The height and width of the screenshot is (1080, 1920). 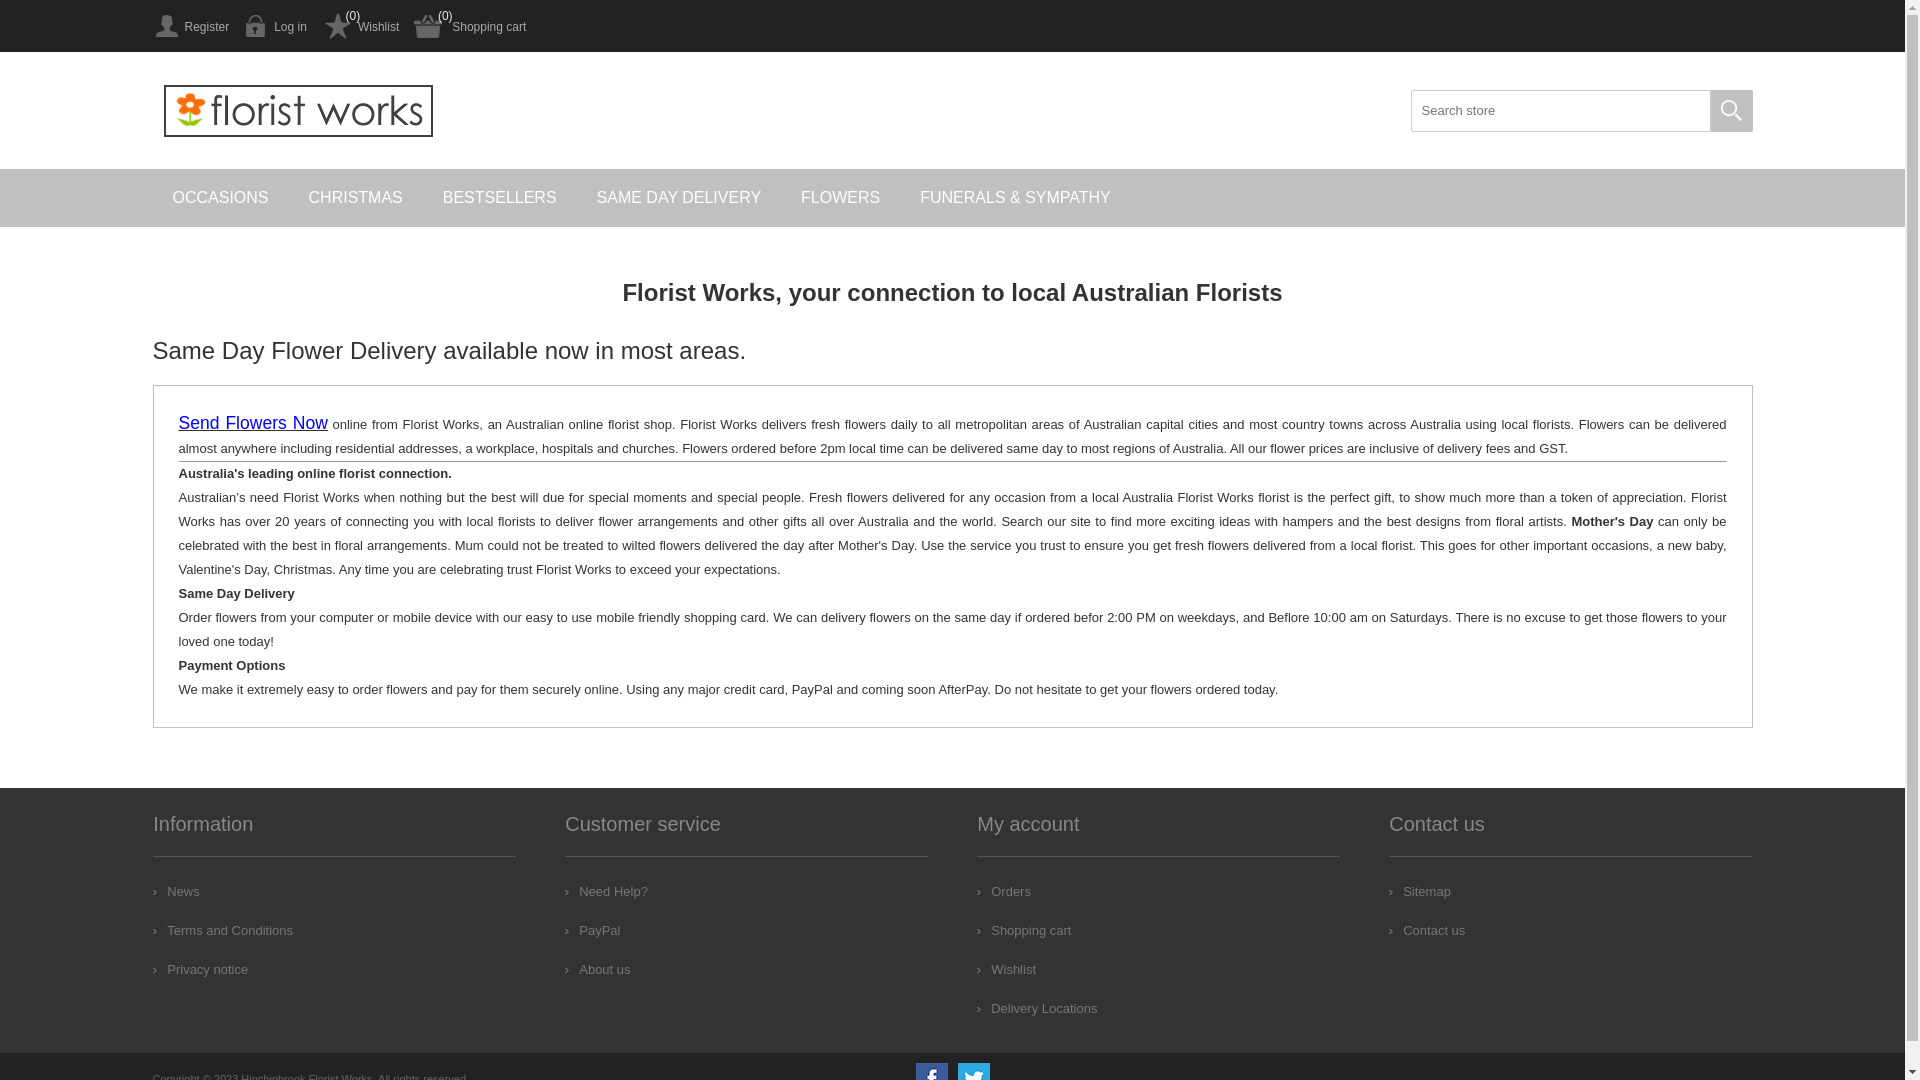 I want to click on 'Search', so click(x=1730, y=111).